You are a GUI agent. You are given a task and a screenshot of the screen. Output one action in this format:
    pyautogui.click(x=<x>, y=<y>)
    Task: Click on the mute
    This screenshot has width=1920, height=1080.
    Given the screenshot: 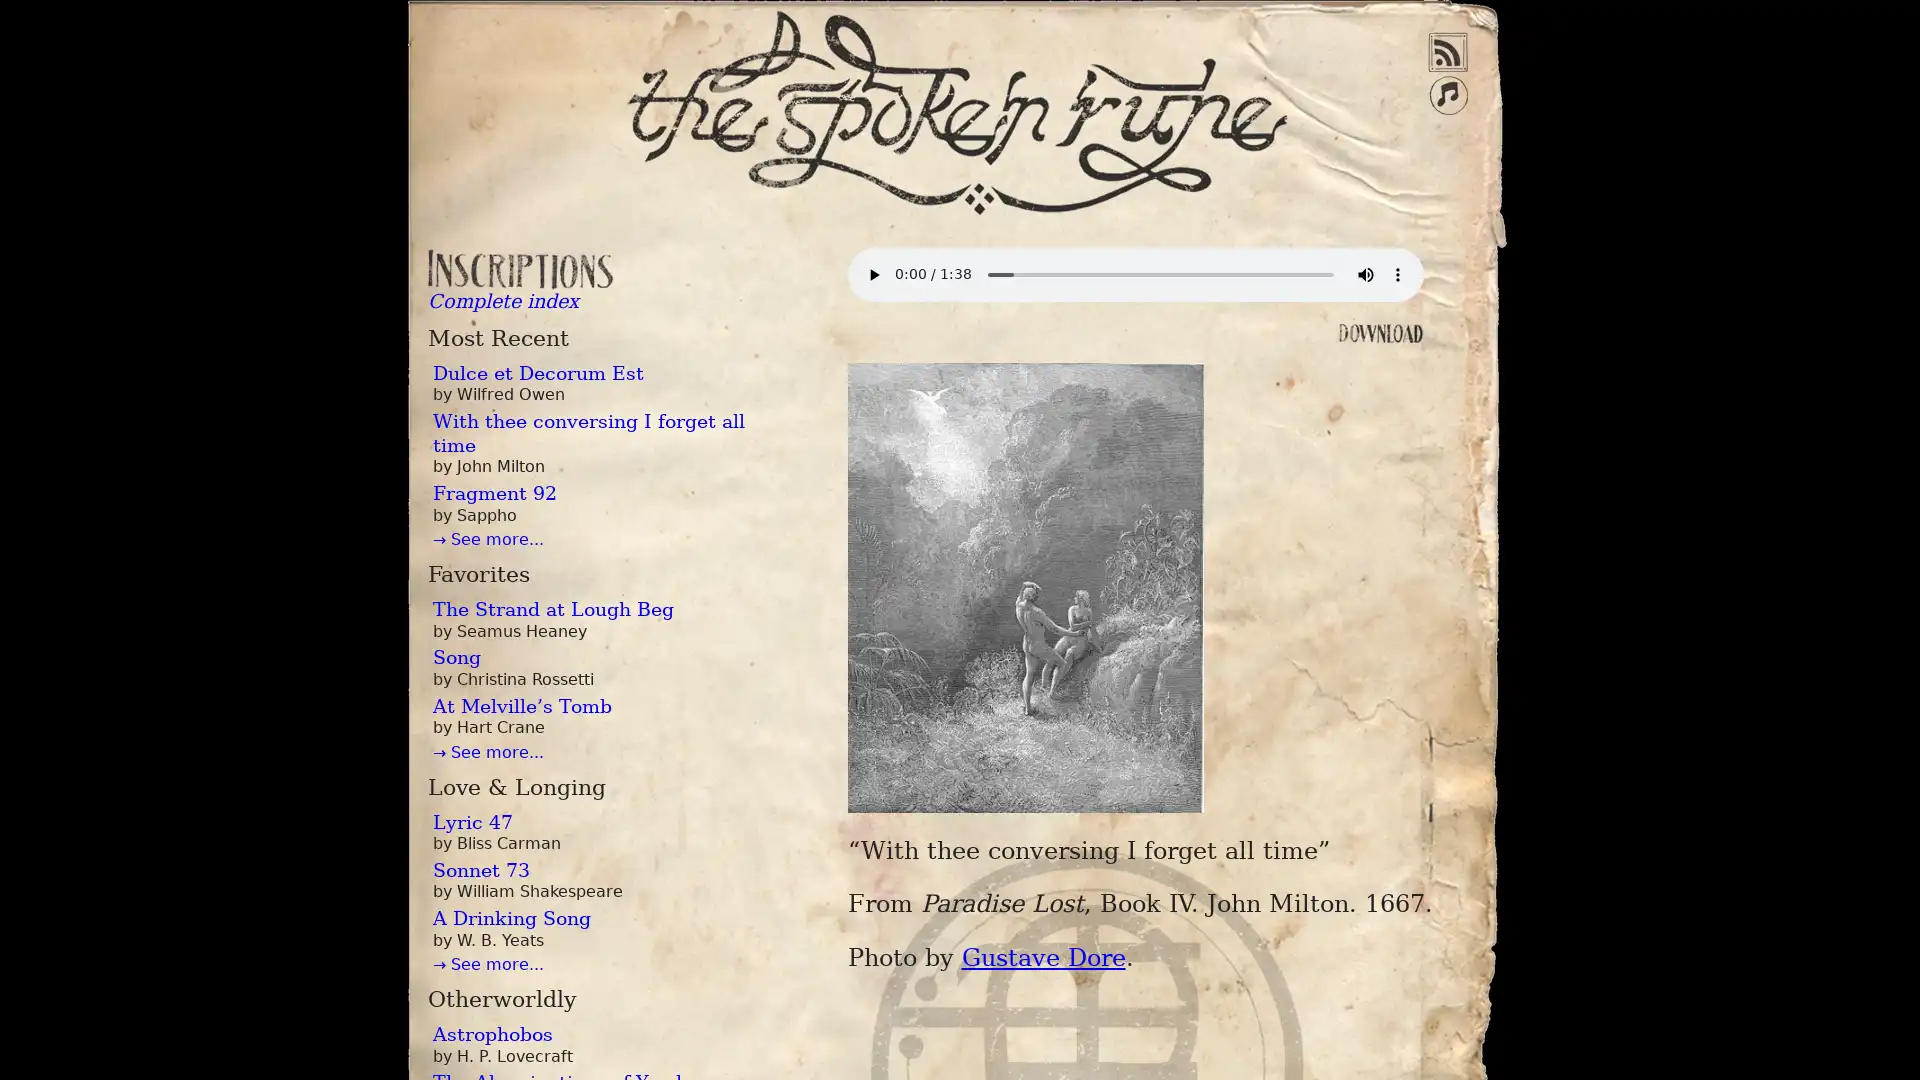 What is the action you would take?
    pyautogui.click(x=1363, y=274)
    